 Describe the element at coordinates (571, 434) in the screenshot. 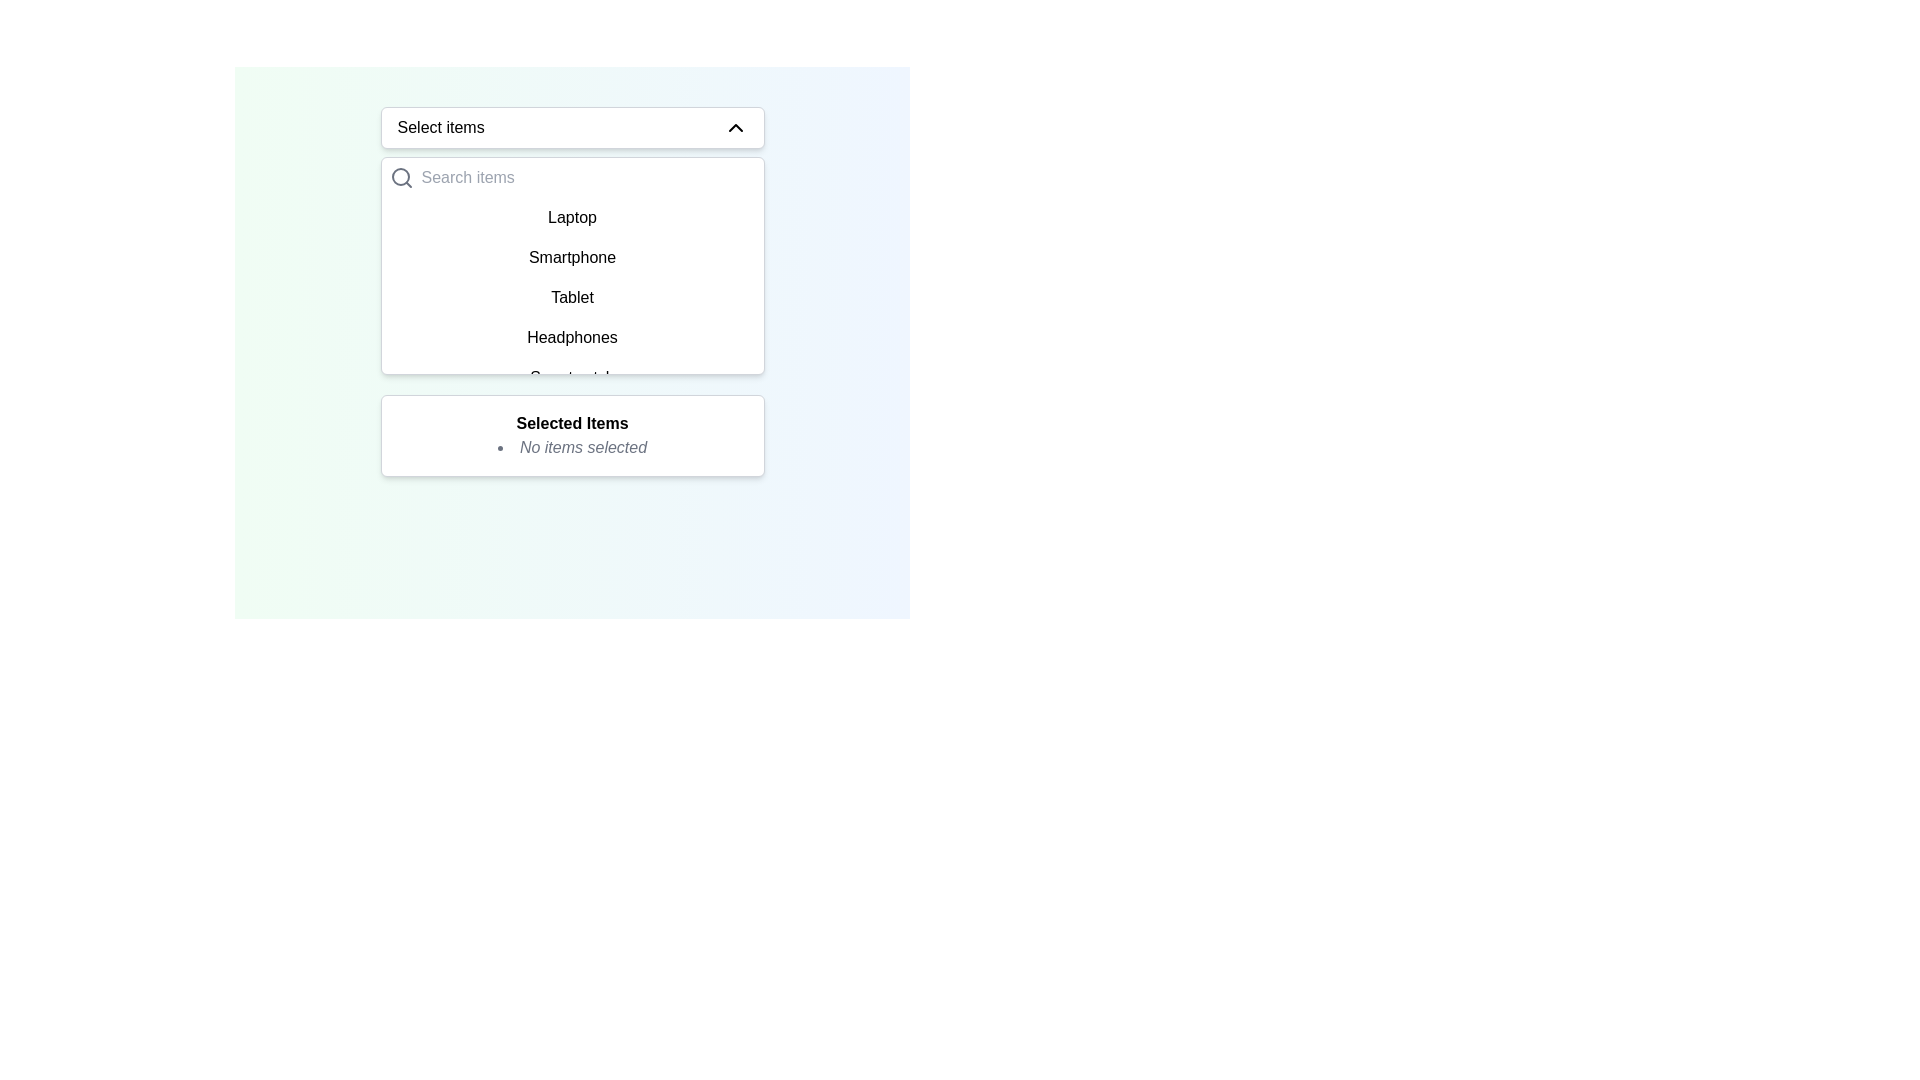

I see `the Informational box with the headline 'Selected Items' and the text 'No items selected'` at that location.